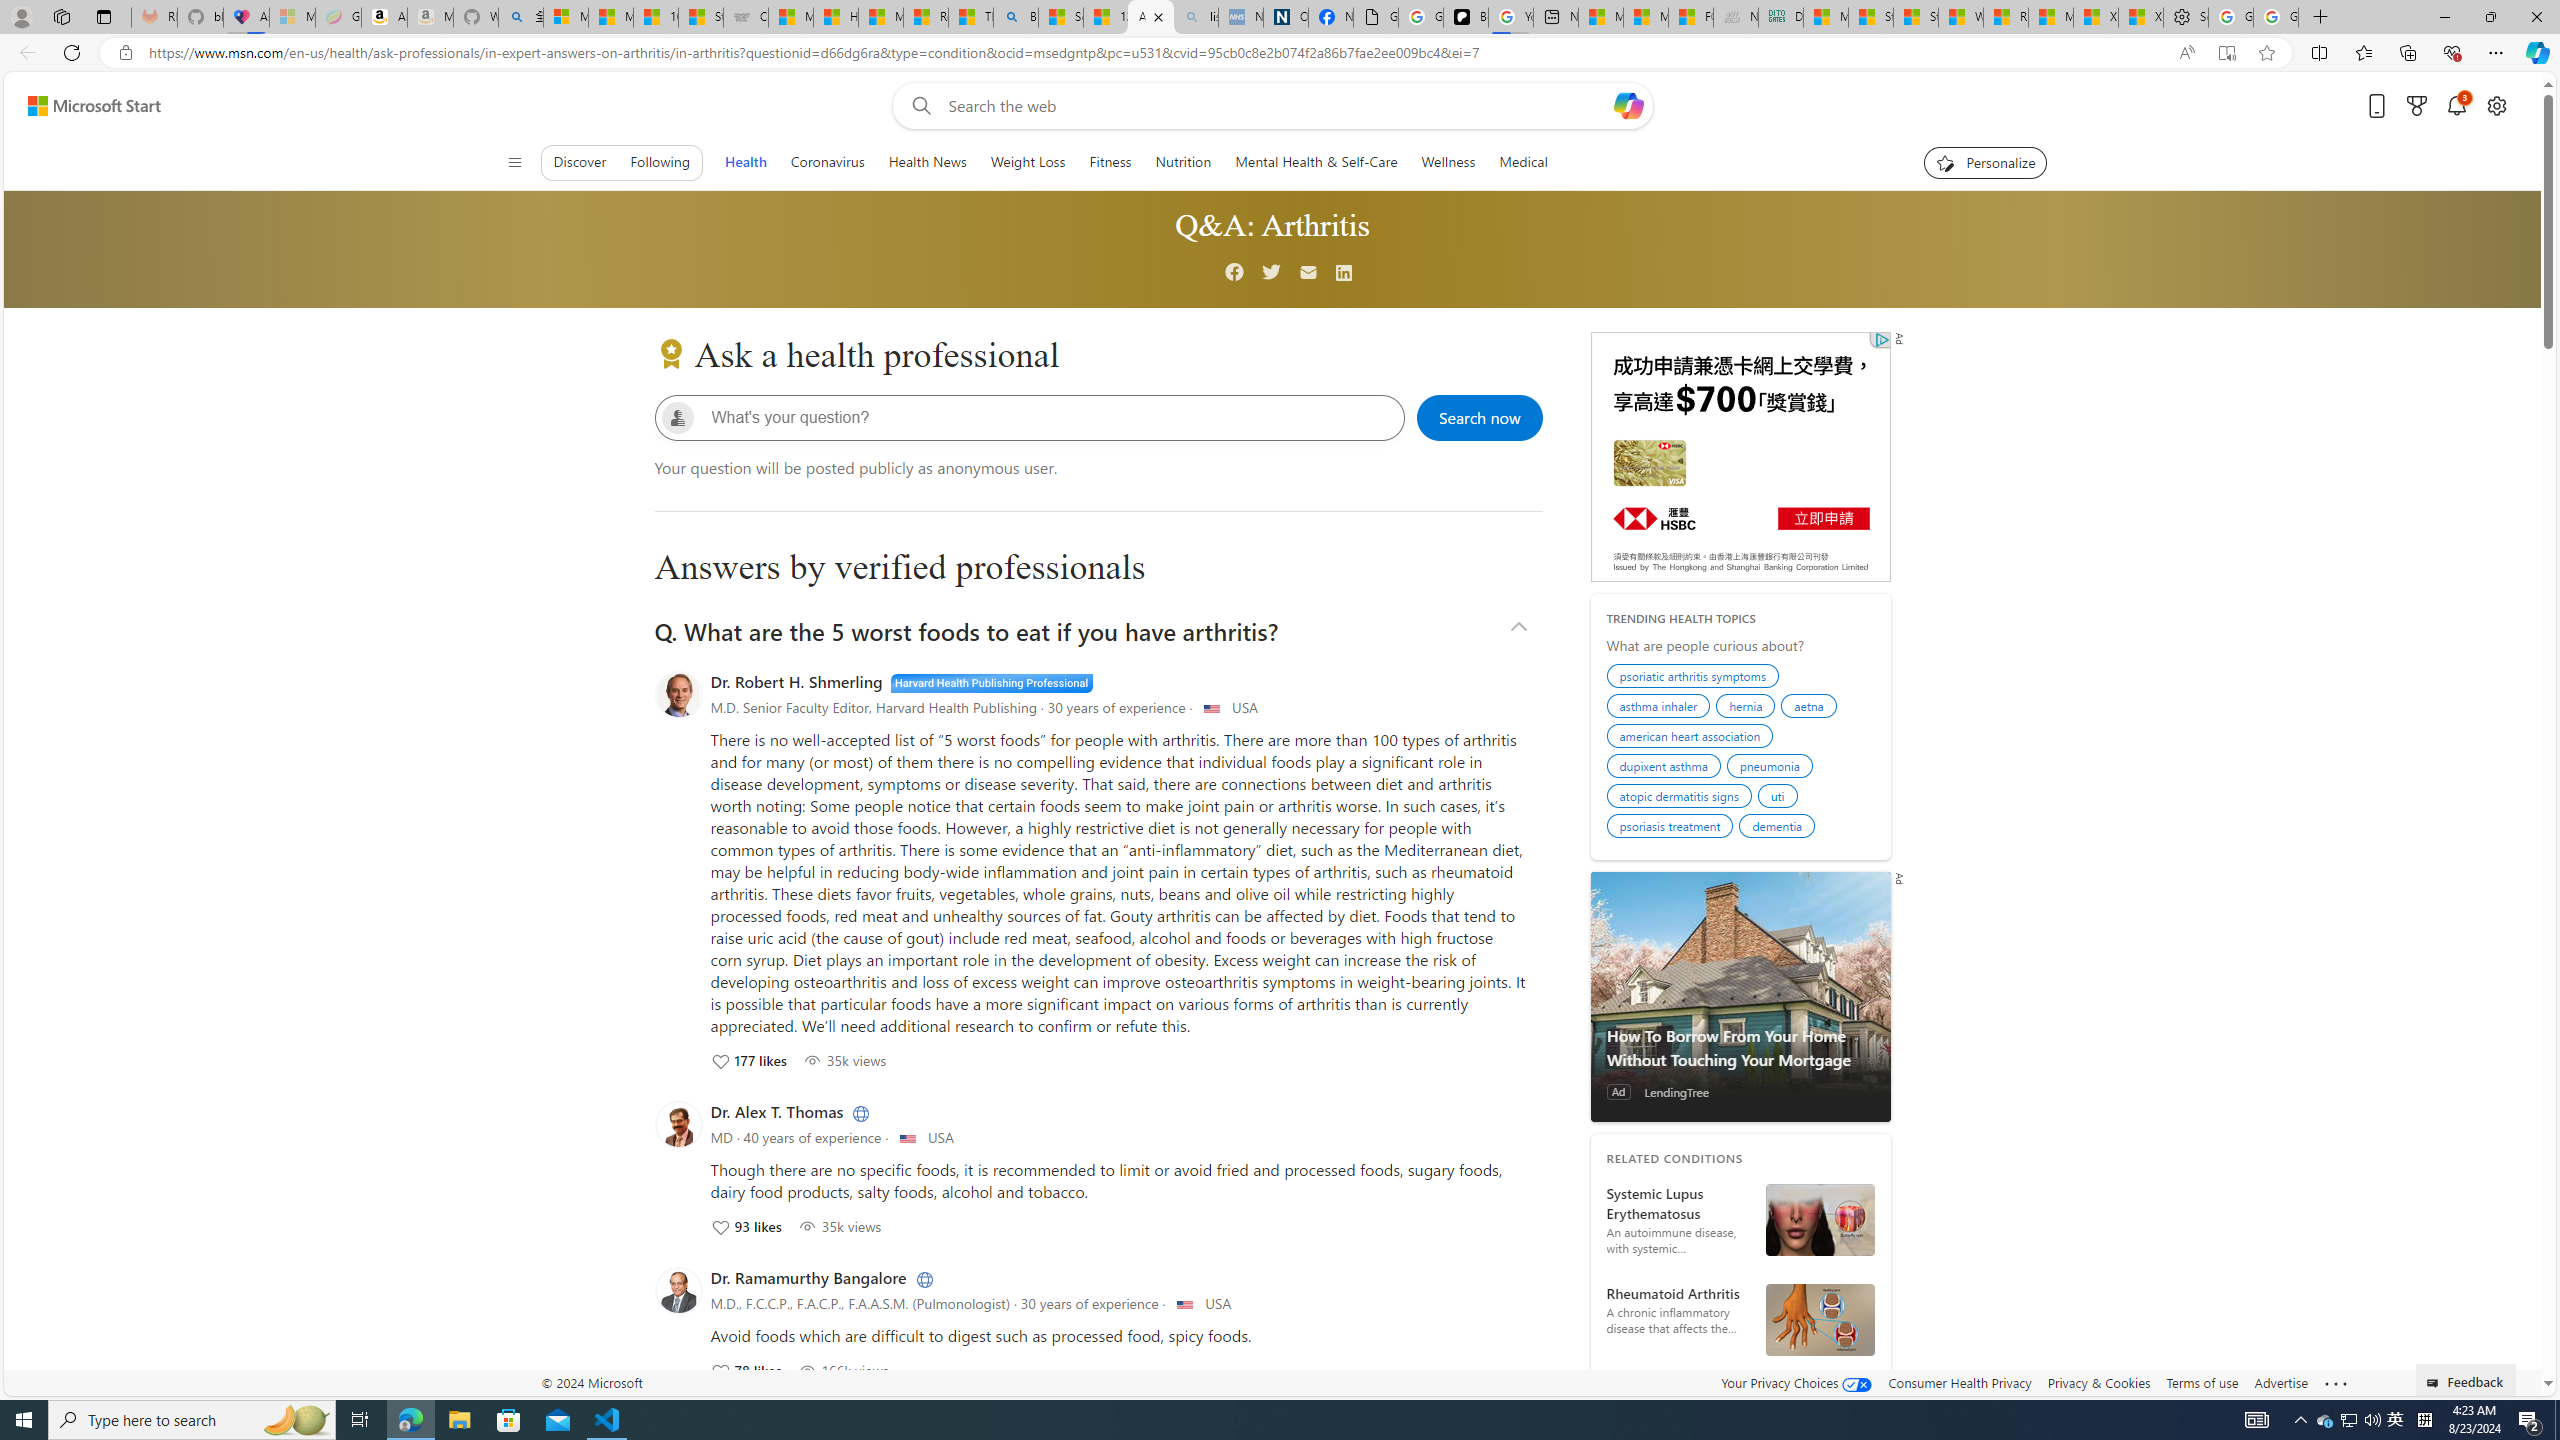 The width and height of the screenshot is (2560, 1440). What do you see at coordinates (1772, 767) in the screenshot?
I see `'pneumonia'` at bounding box center [1772, 767].